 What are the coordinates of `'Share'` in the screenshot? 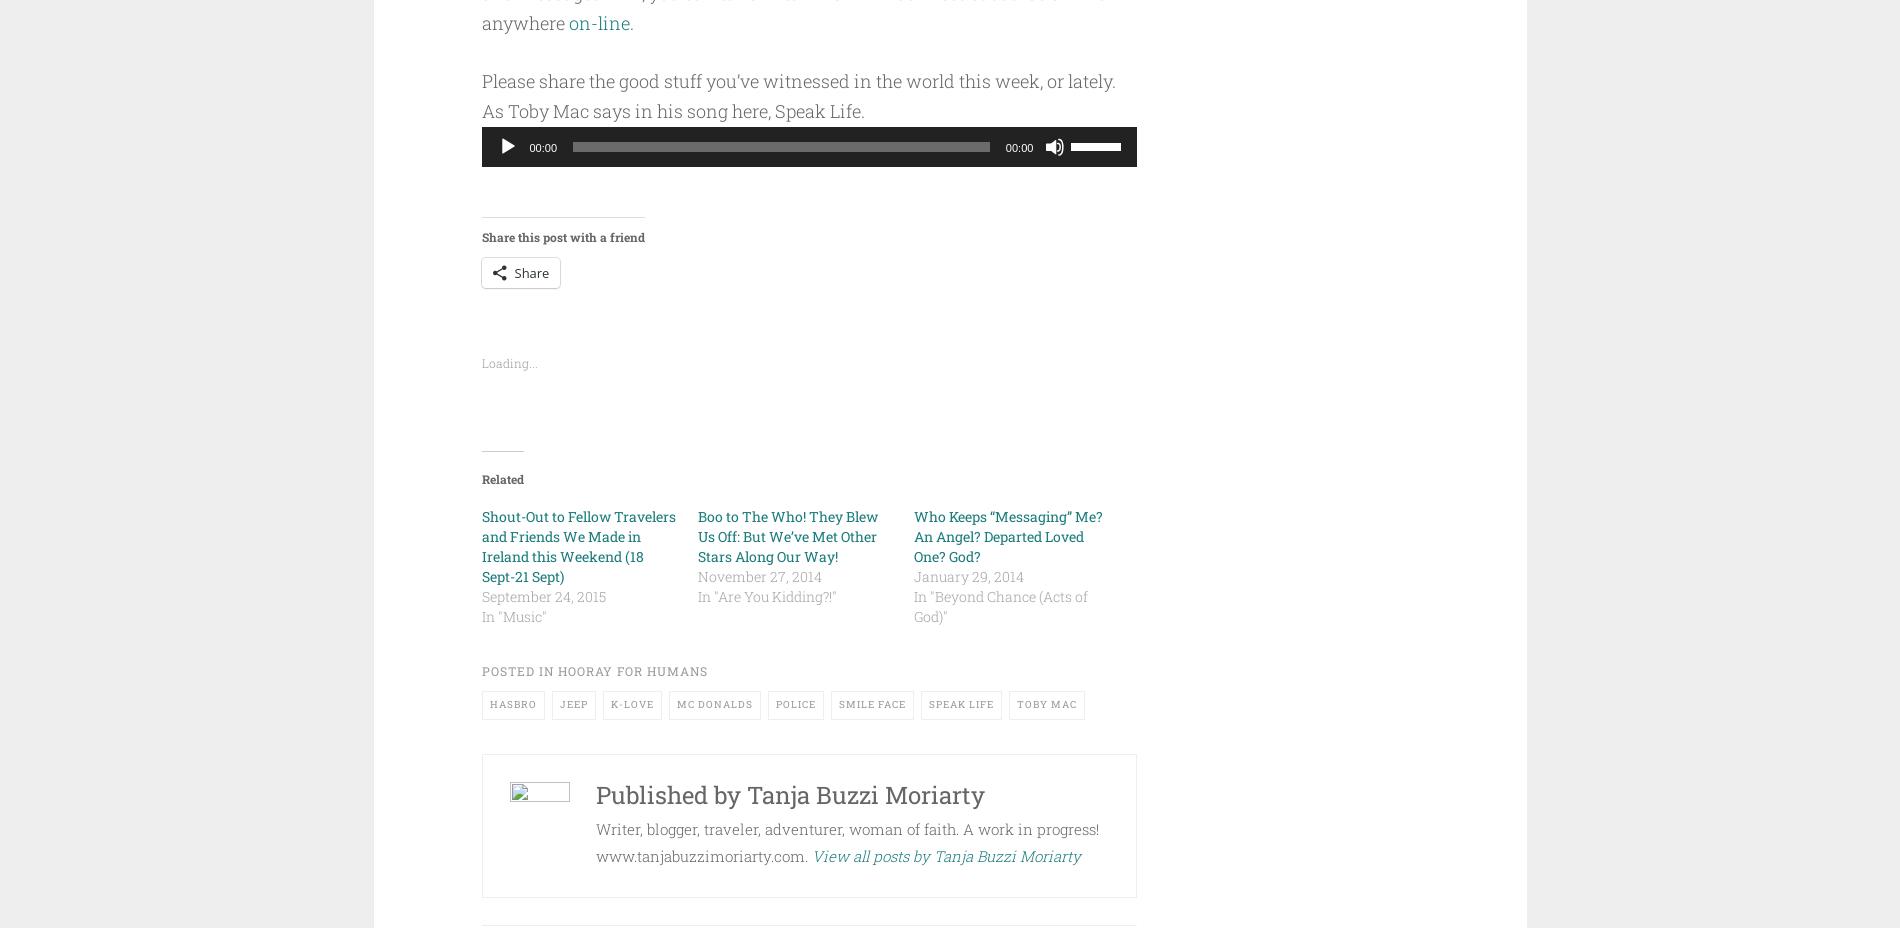 It's located at (531, 272).